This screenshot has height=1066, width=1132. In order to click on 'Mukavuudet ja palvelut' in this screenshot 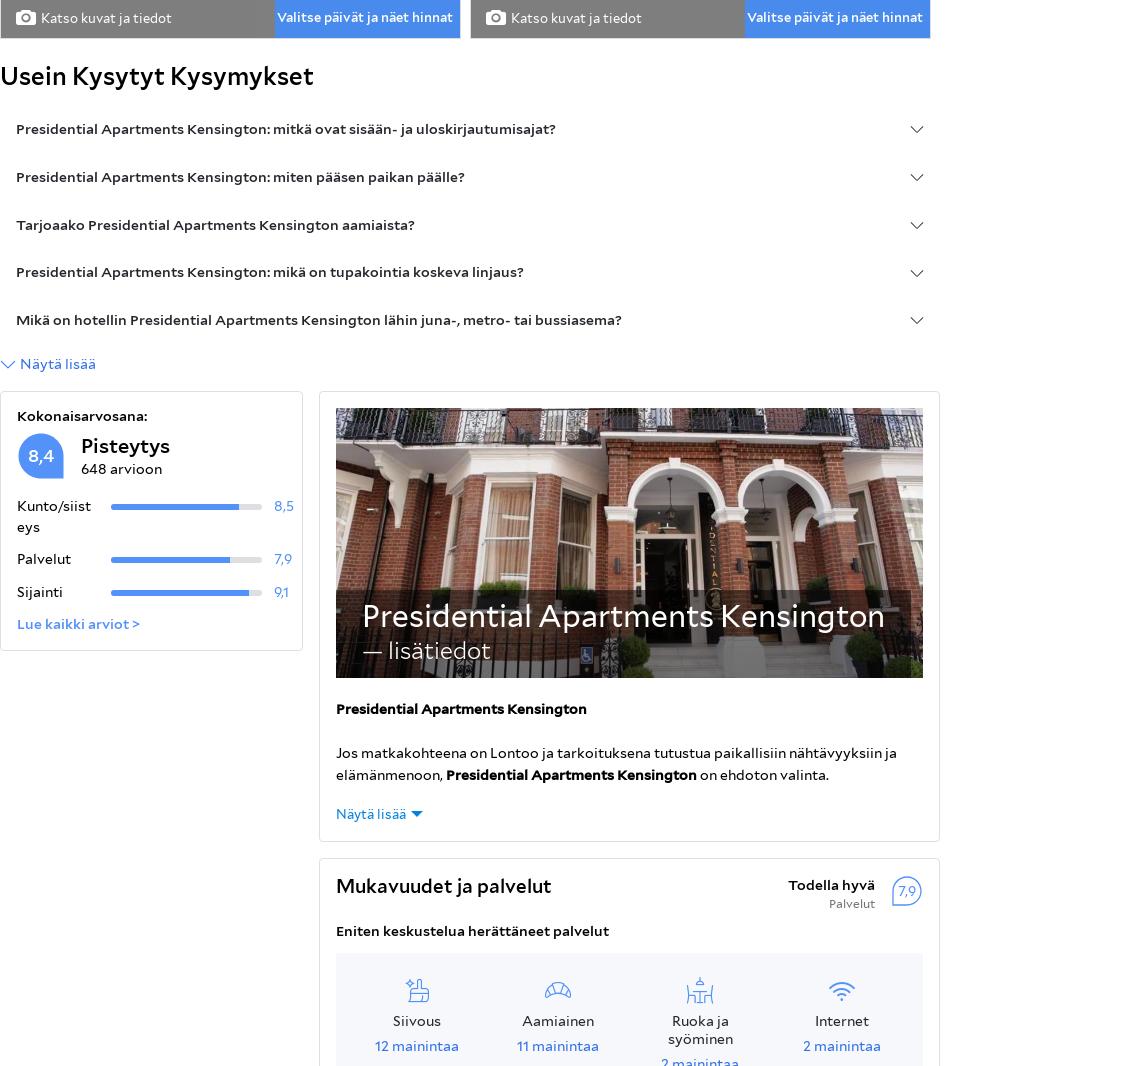, I will do `click(442, 884)`.